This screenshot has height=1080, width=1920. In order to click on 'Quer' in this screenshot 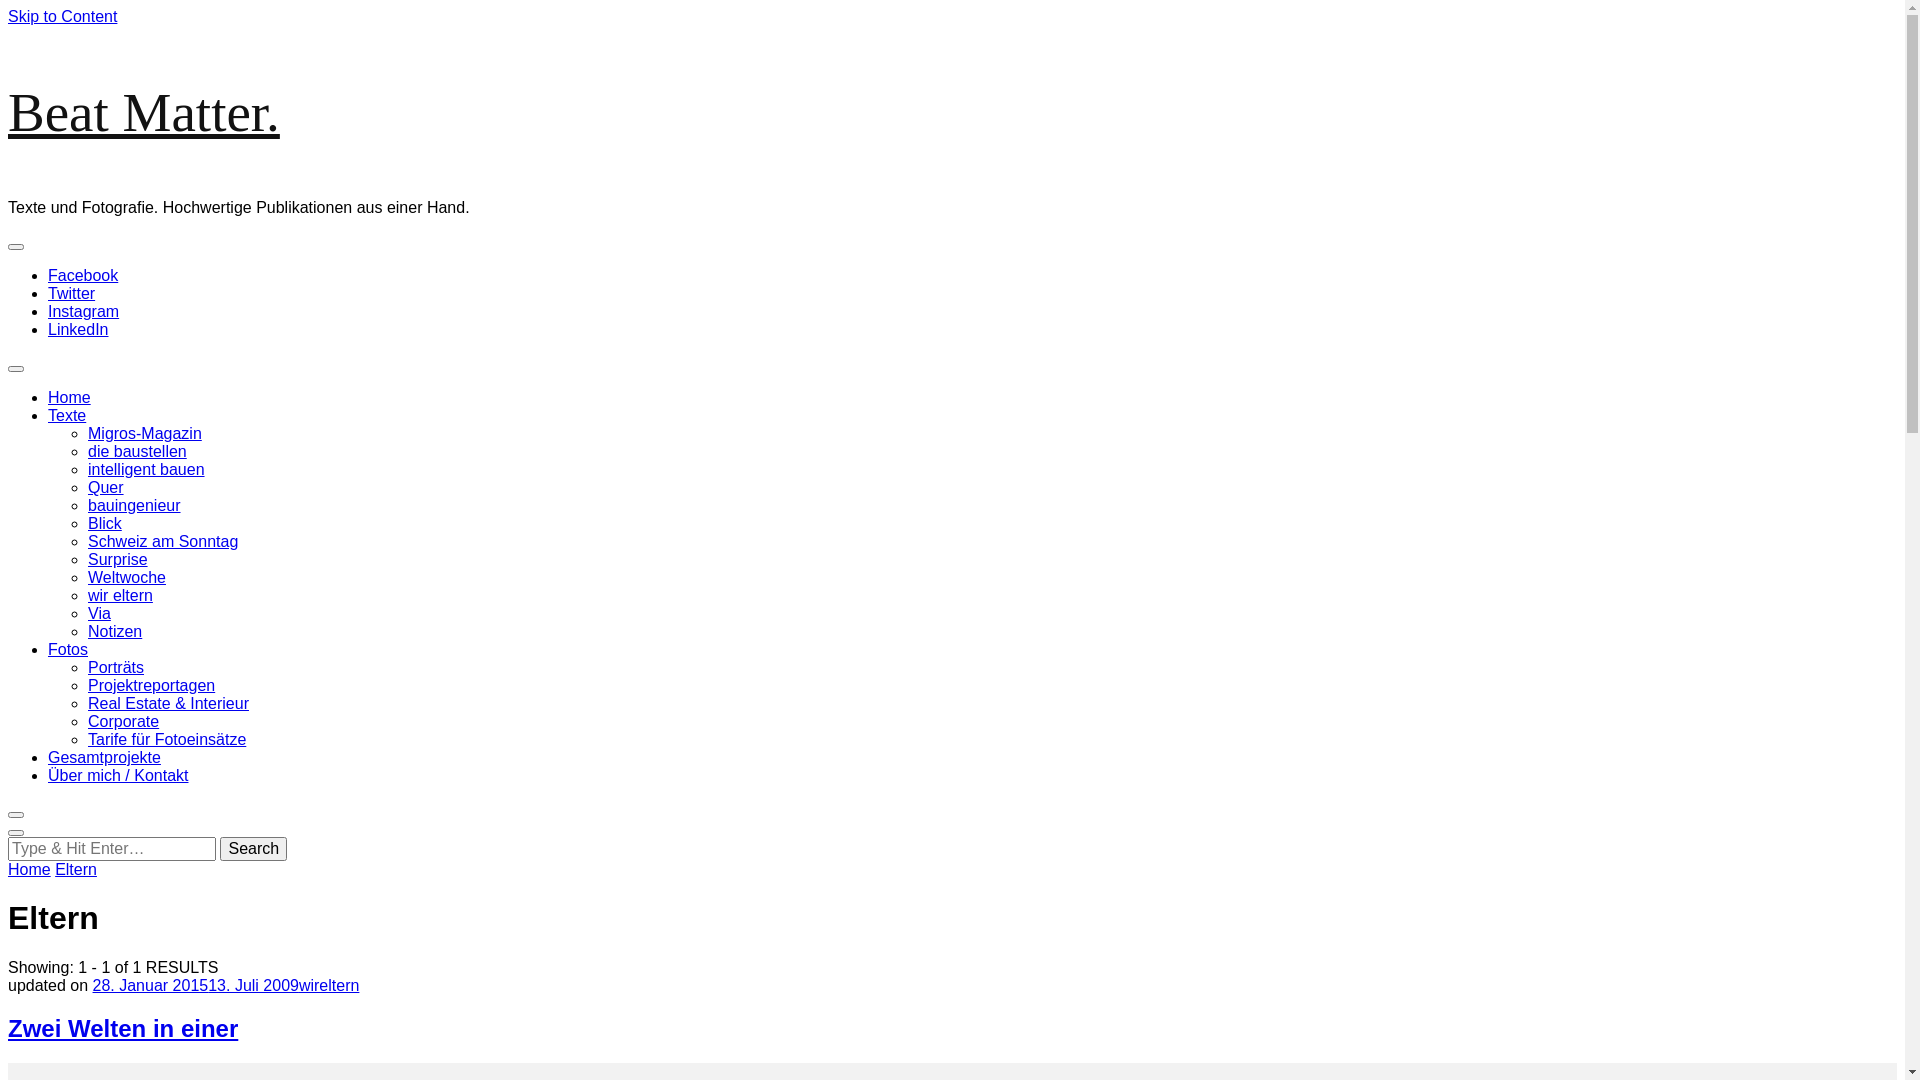, I will do `click(86, 487)`.